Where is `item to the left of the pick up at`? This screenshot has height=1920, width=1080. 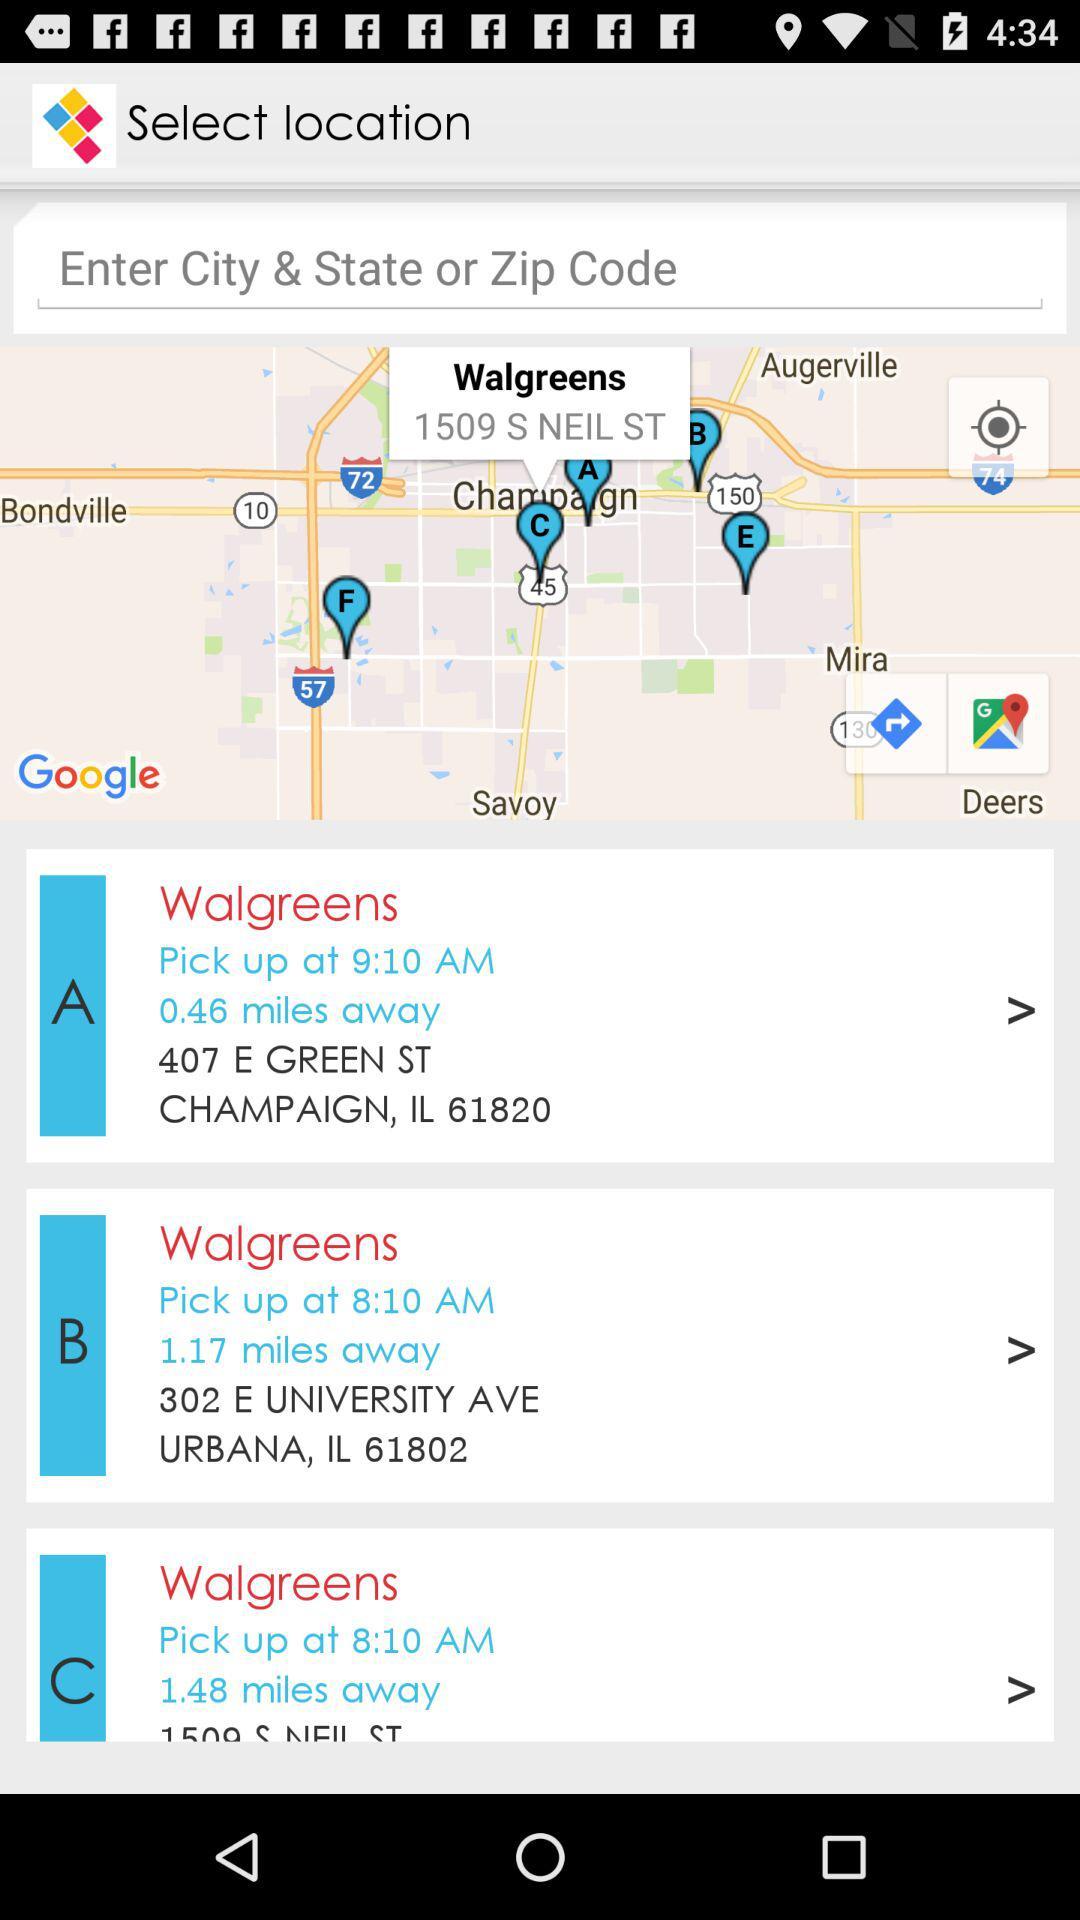 item to the left of the pick up at is located at coordinates (71, 1345).